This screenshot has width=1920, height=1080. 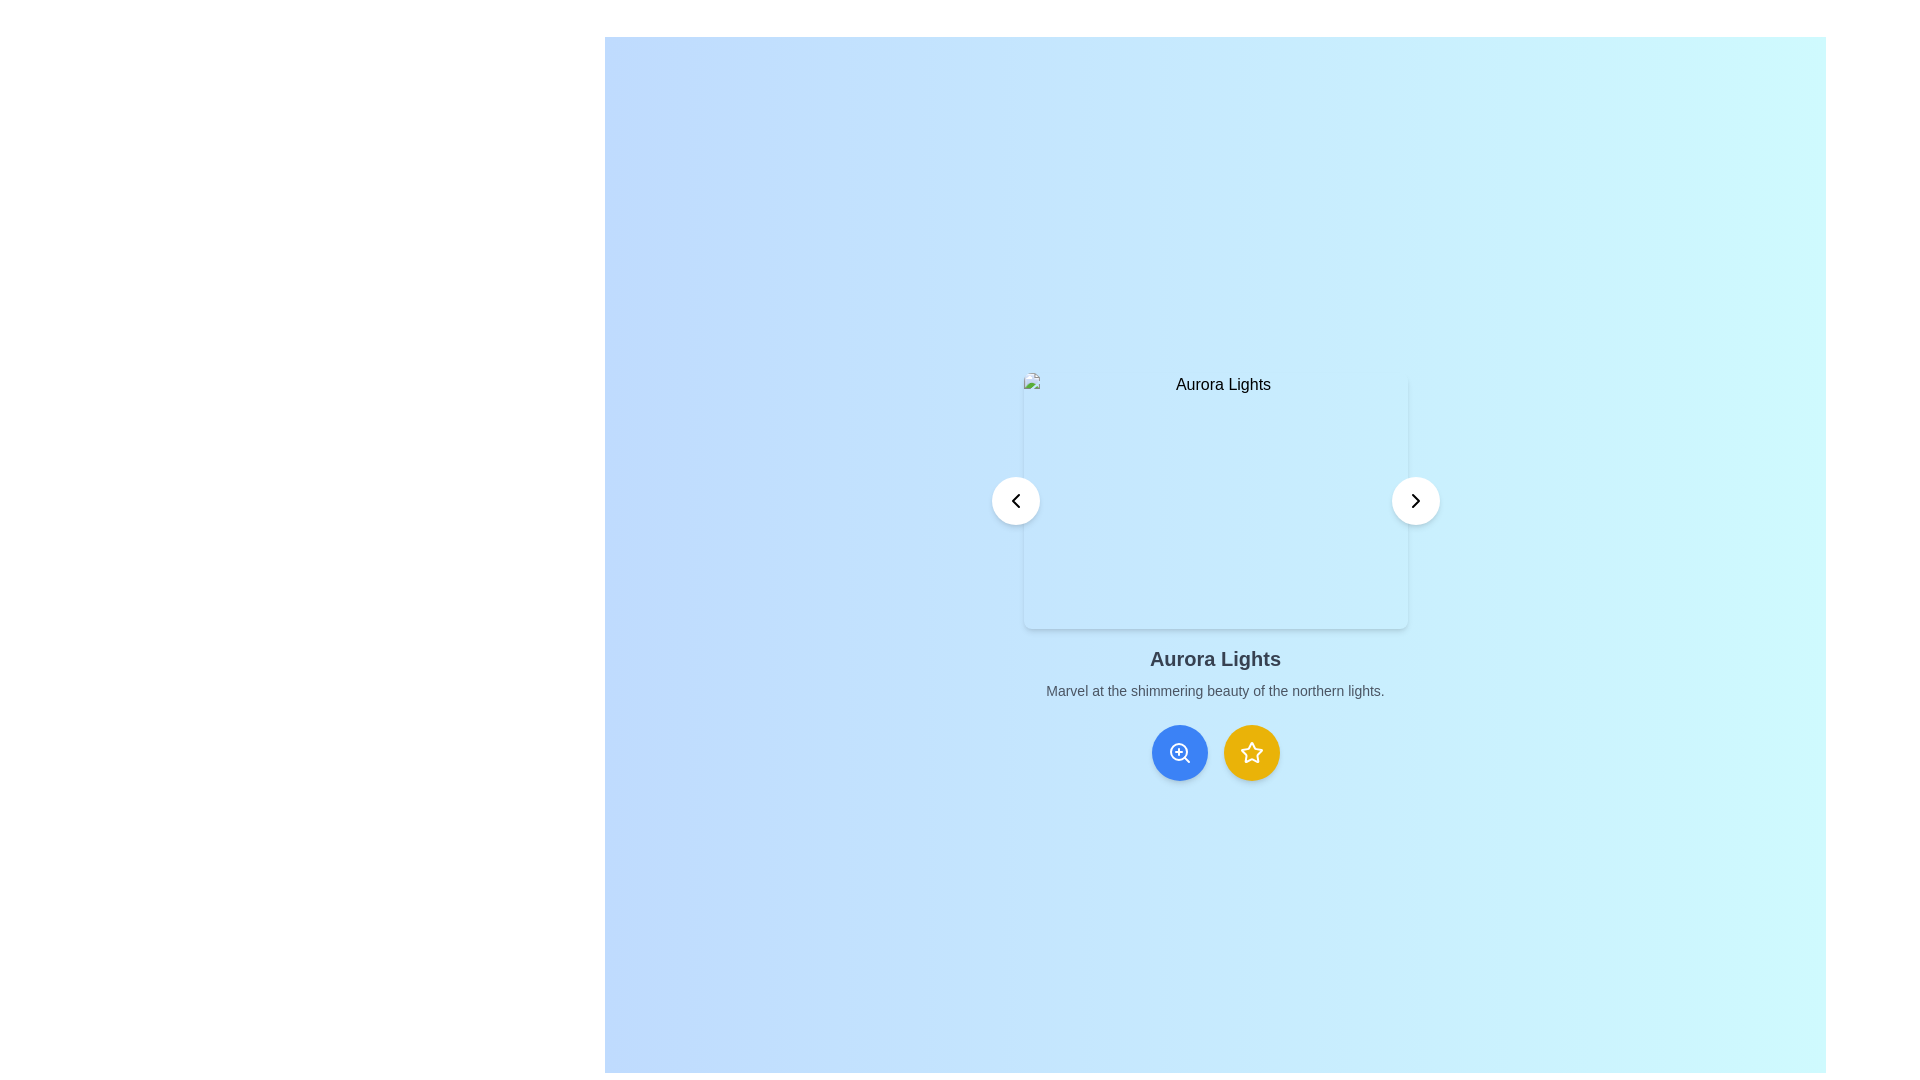 What do you see at coordinates (1214, 689) in the screenshot?
I see `the text label that says 'Marvel at the shimmering beauty of the northern lights', which is styled with a smaller font size and light gray color, located directly below the bold title 'Aurora Lights'` at bounding box center [1214, 689].